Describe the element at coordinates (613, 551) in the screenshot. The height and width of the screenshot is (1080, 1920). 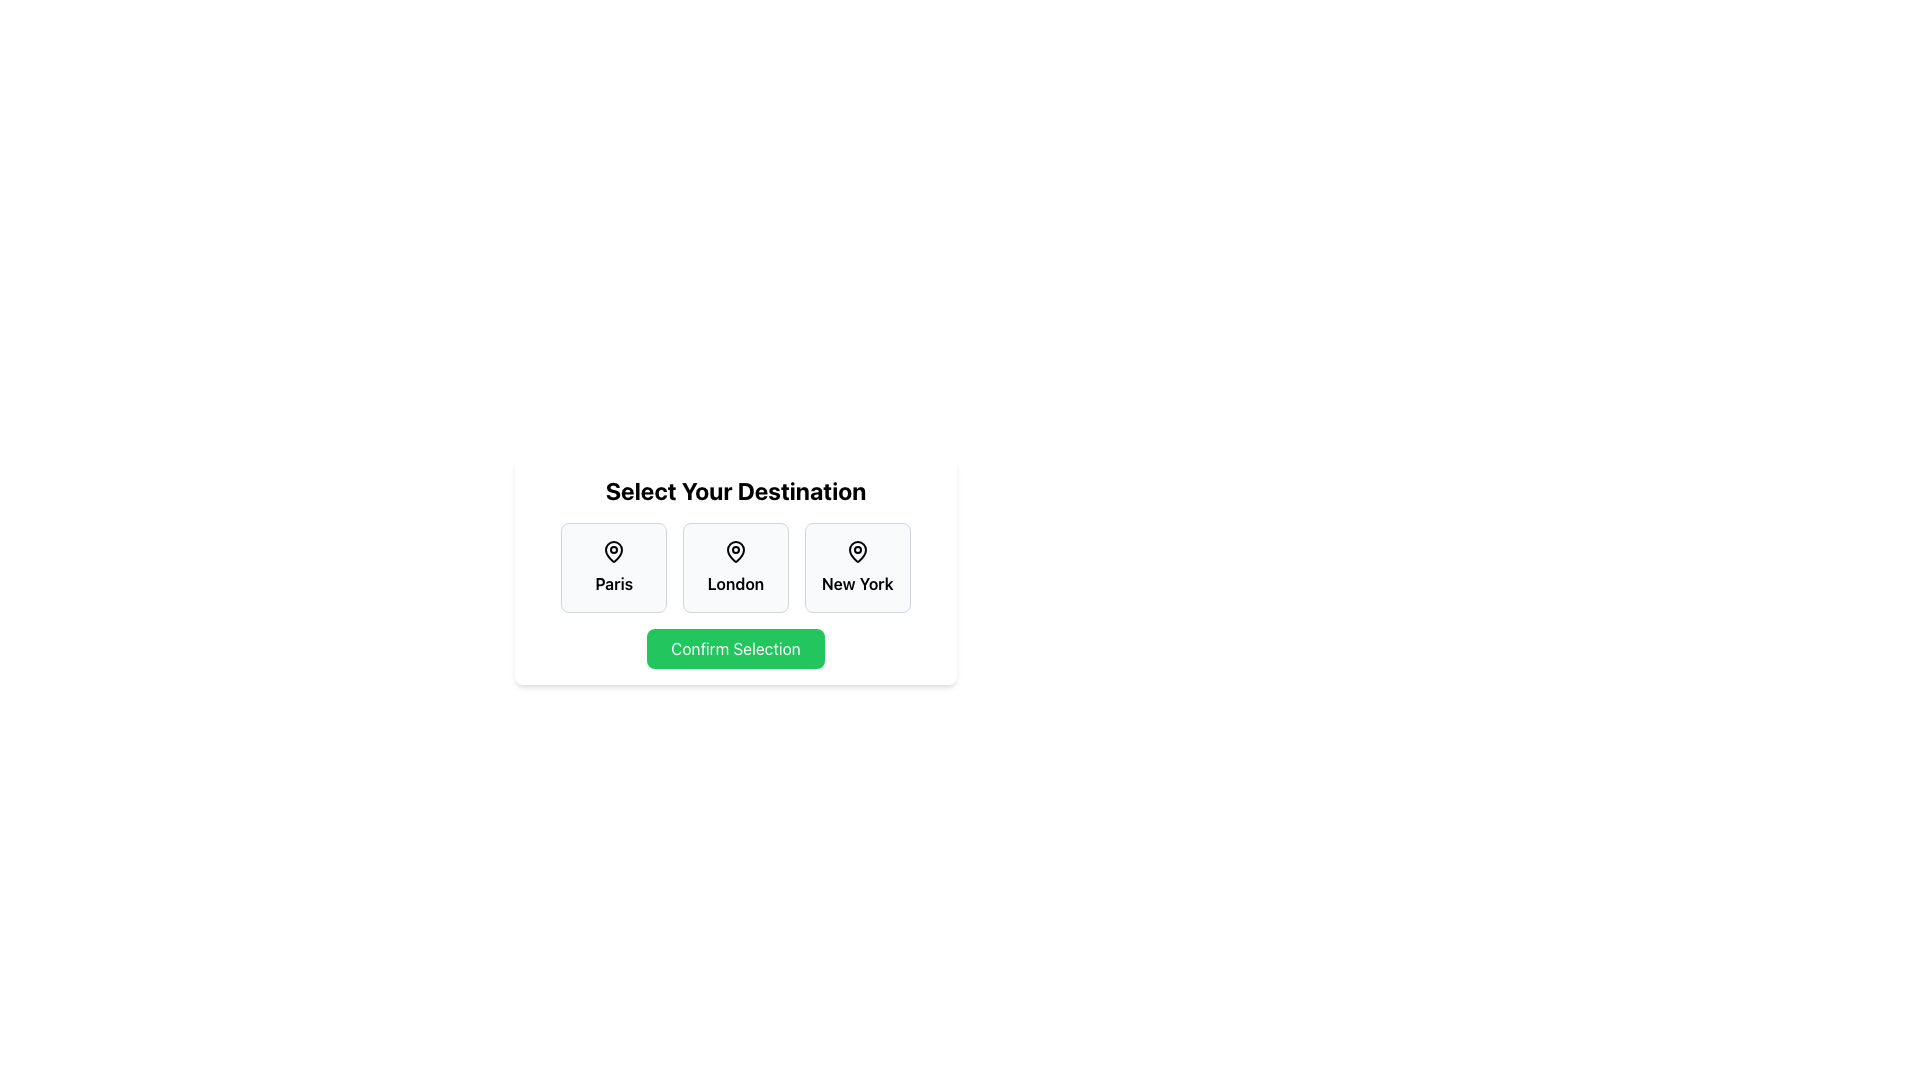
I see `the SVG map pin marker icon located inside the card labeled 'Paris', which is the leftmost card in a row of three similar cards` at that location.